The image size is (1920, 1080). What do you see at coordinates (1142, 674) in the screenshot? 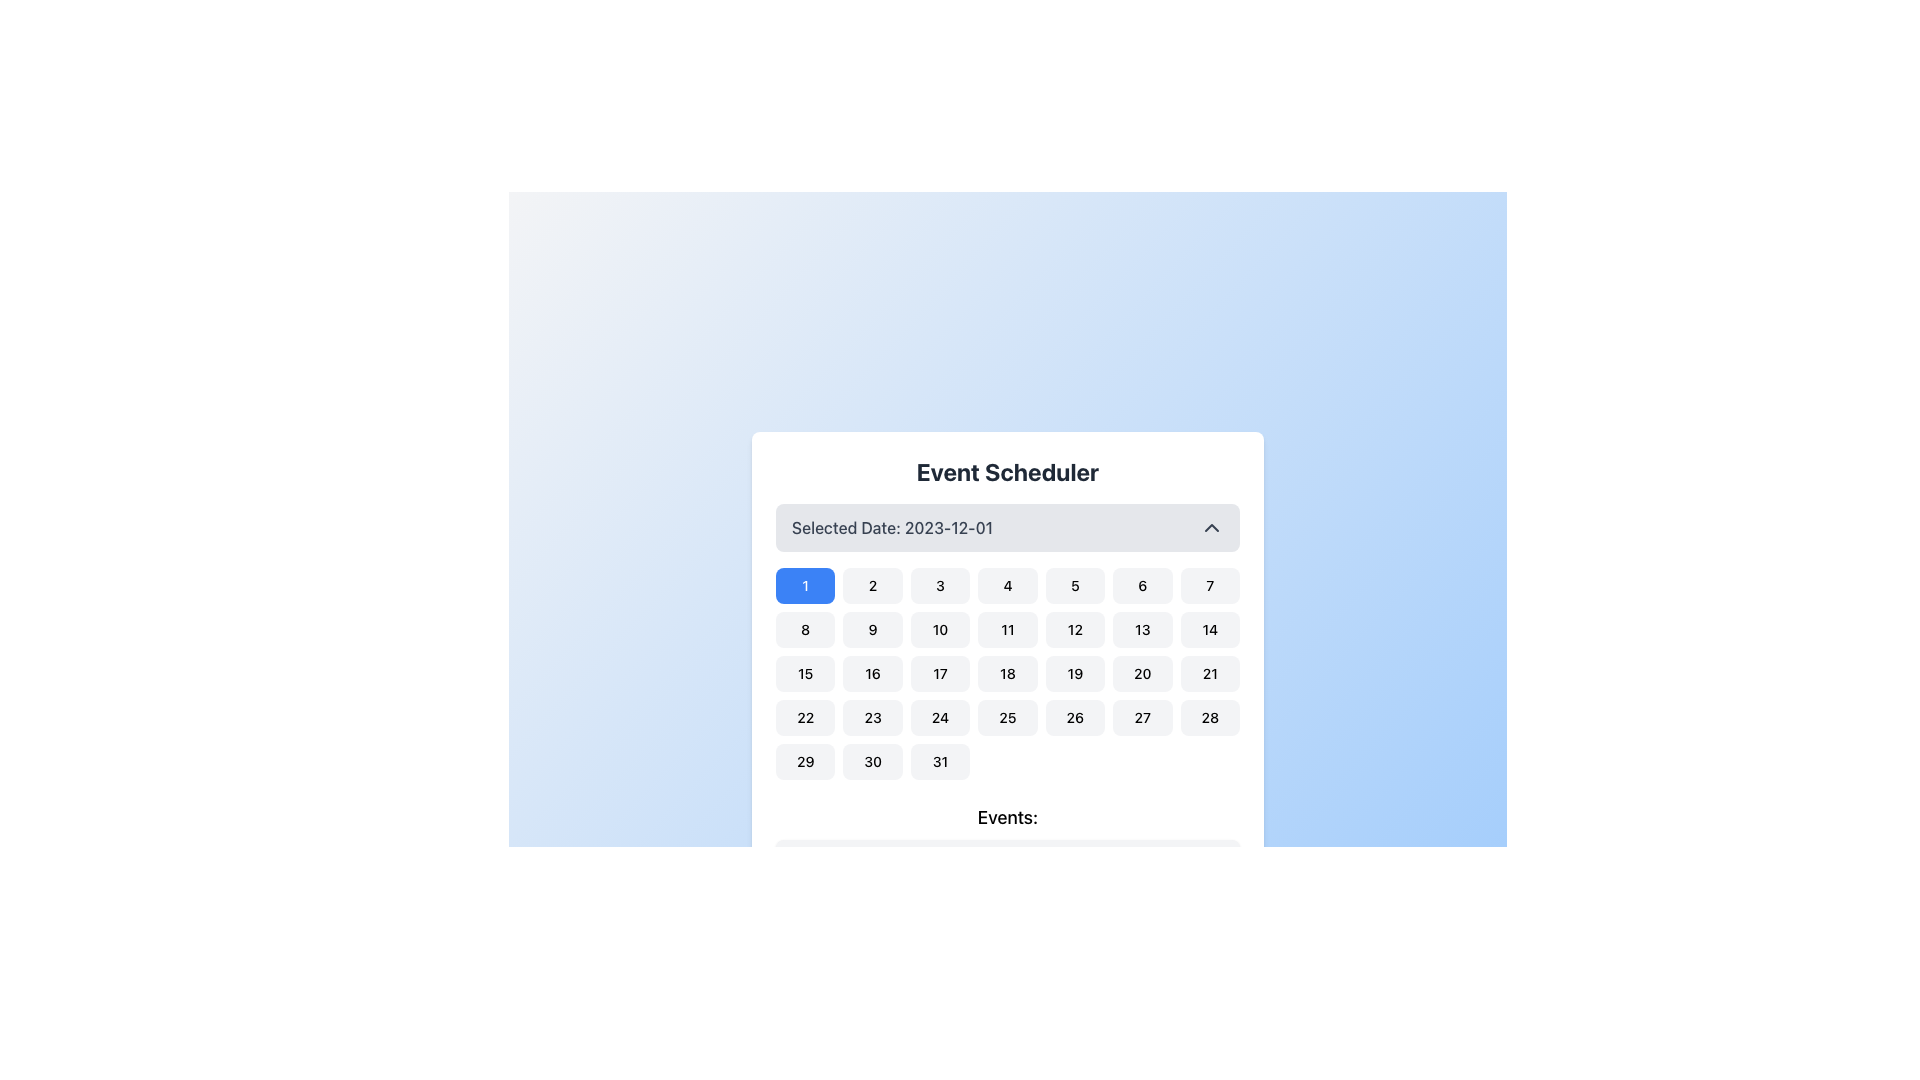
I see `the rectangular button with rounded corners labeled '20' to change its appearance` at bounding box center [1142, 674].